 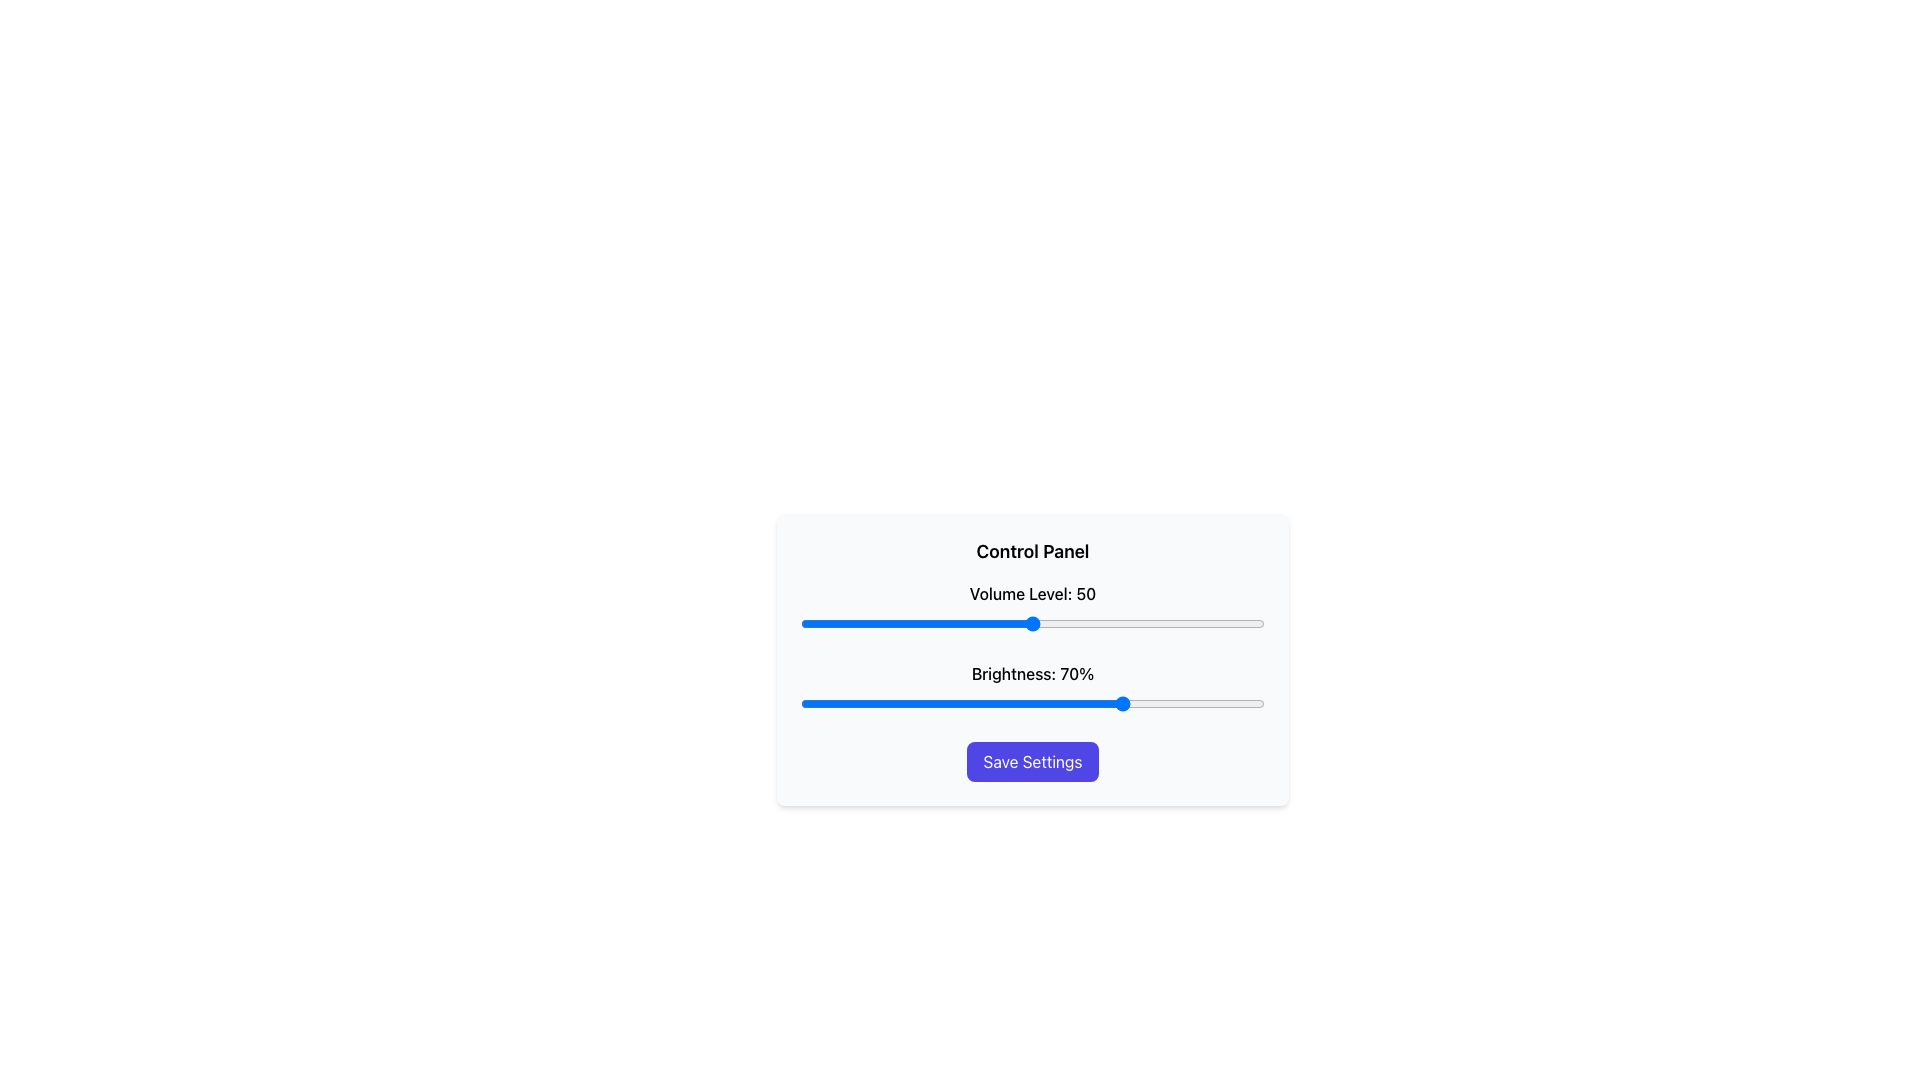 I want to click on brightness level, so click(x=856, y=703).